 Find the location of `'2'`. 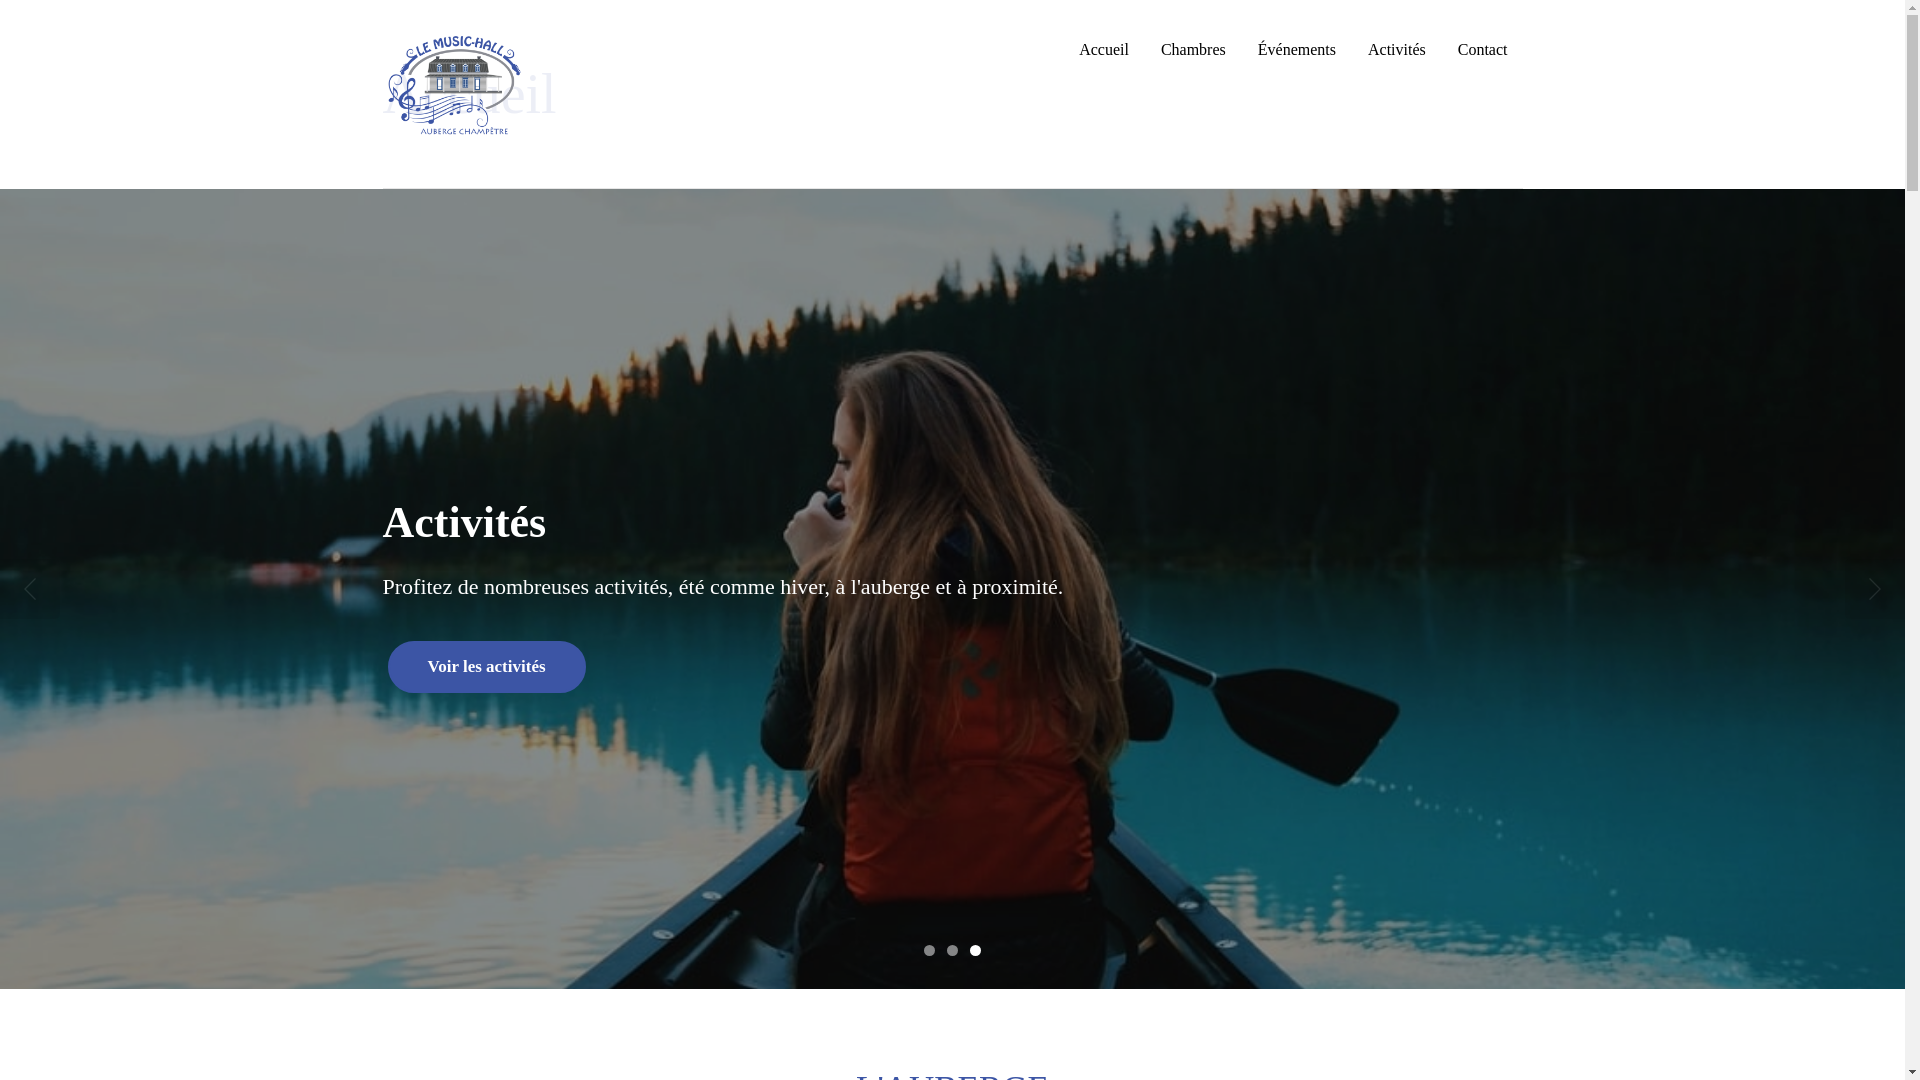

'2' is located at coordinates (945, 949).